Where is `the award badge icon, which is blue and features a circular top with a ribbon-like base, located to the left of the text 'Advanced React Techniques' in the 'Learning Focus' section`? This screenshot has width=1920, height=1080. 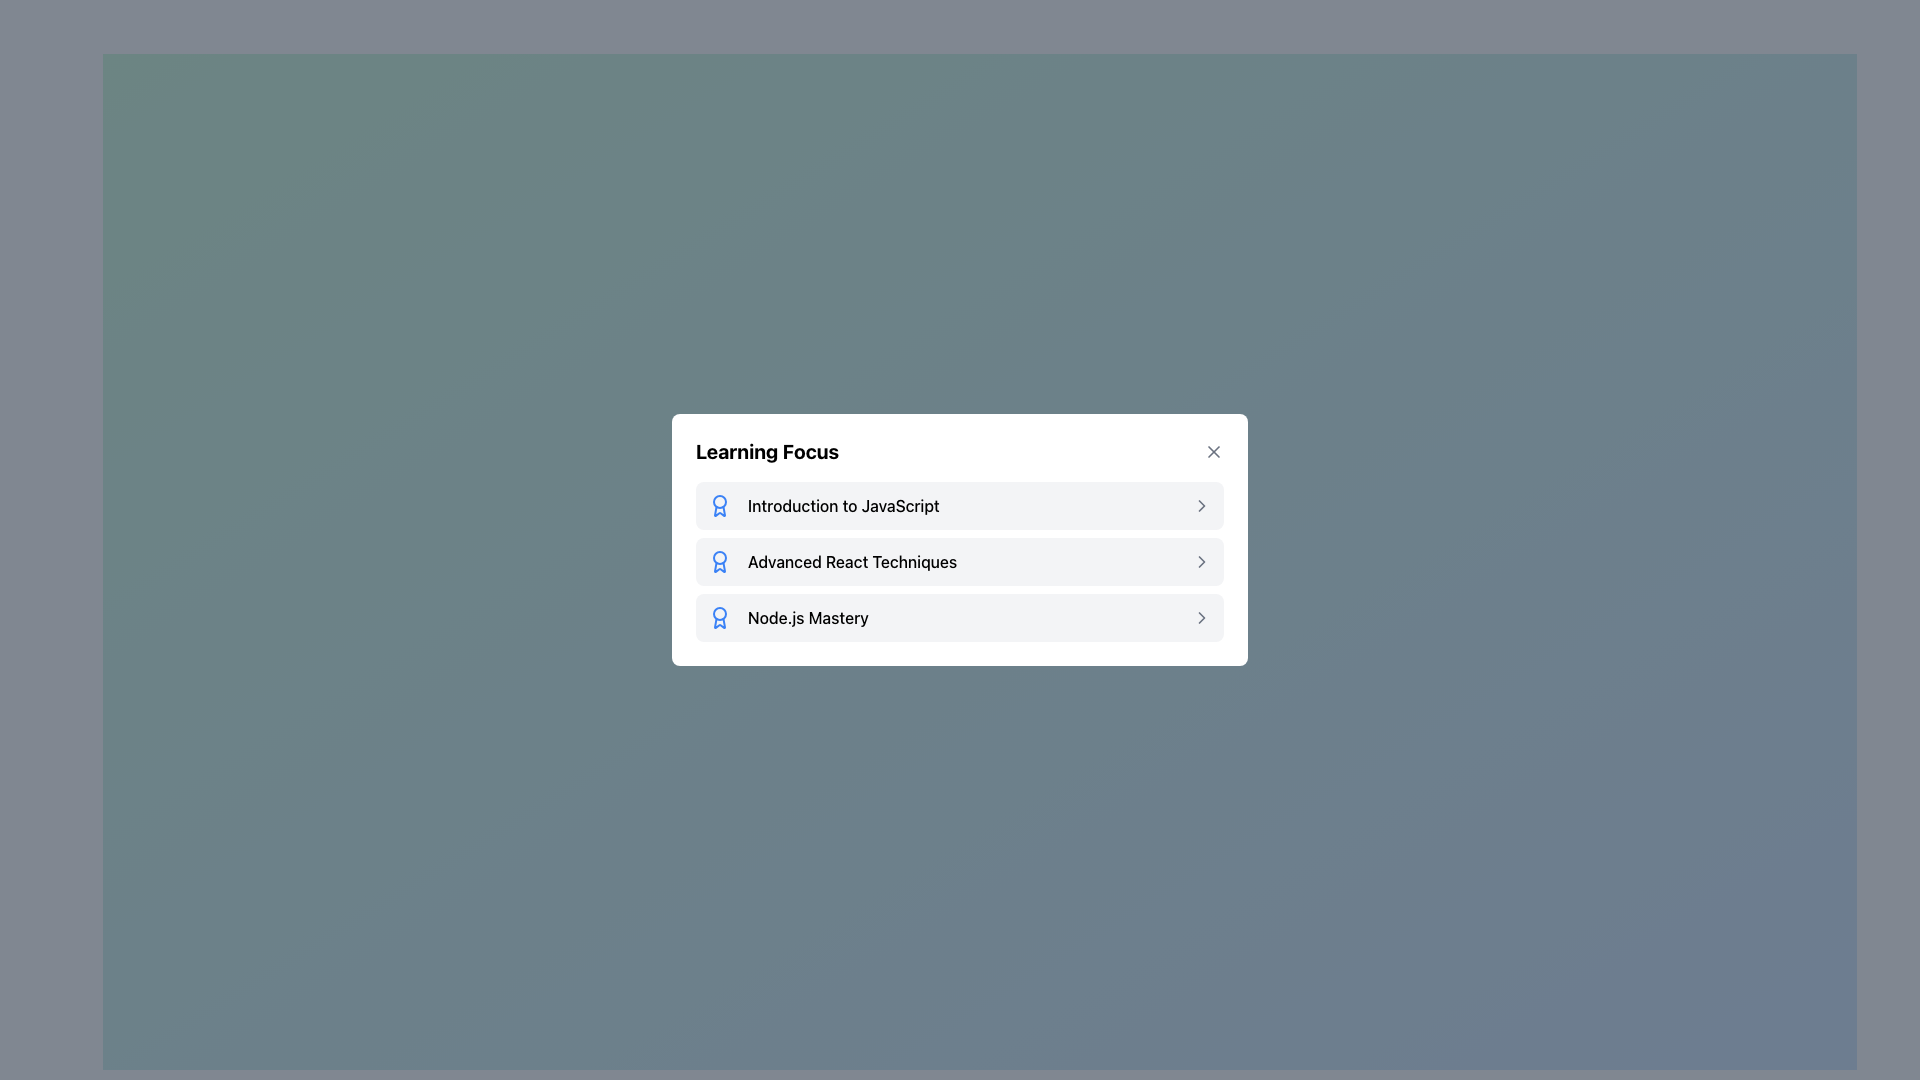 the award badge icon, which is blue and features a circular top with a ribbon-like base, located to the left of the text 'Advanced React Techniques' in the 'Learning Focus' section is located at coordinates (720, 562).